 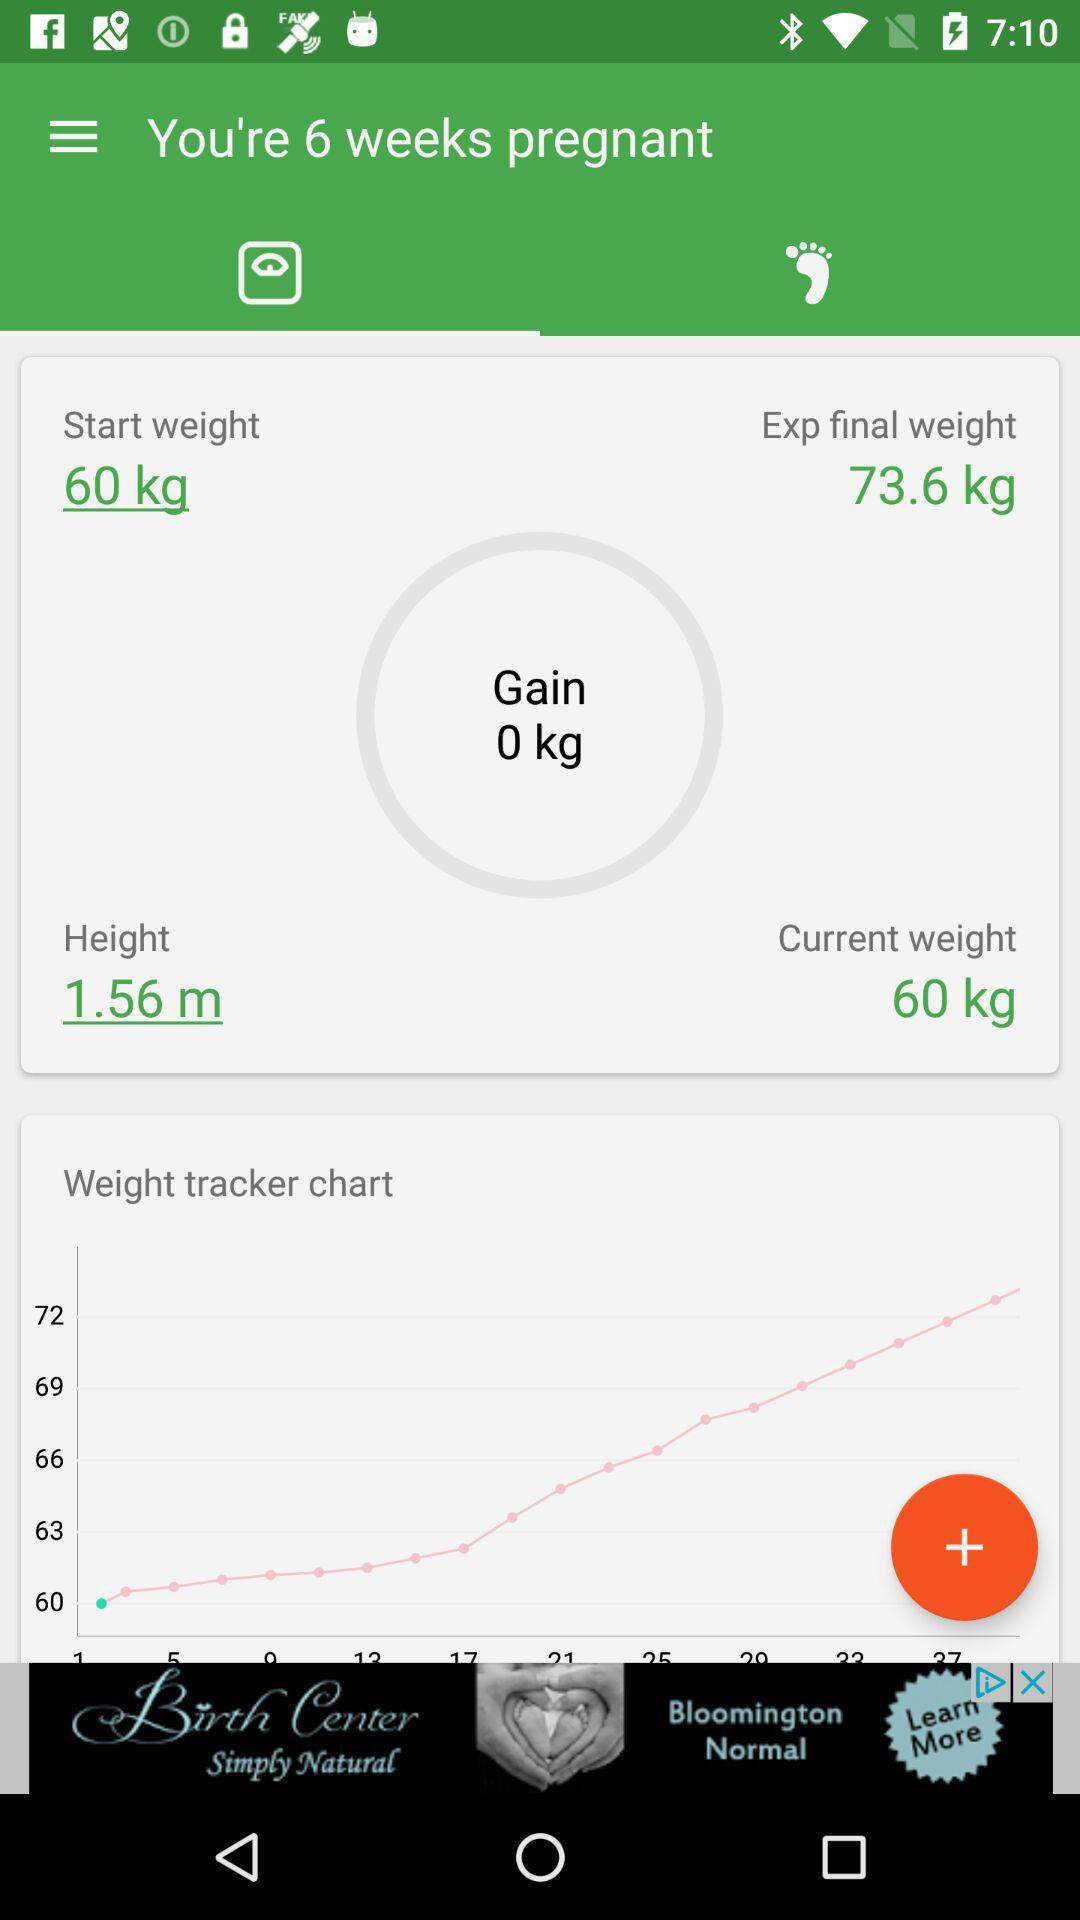 I want to click on the add icon, so click(x=963, y=1546).